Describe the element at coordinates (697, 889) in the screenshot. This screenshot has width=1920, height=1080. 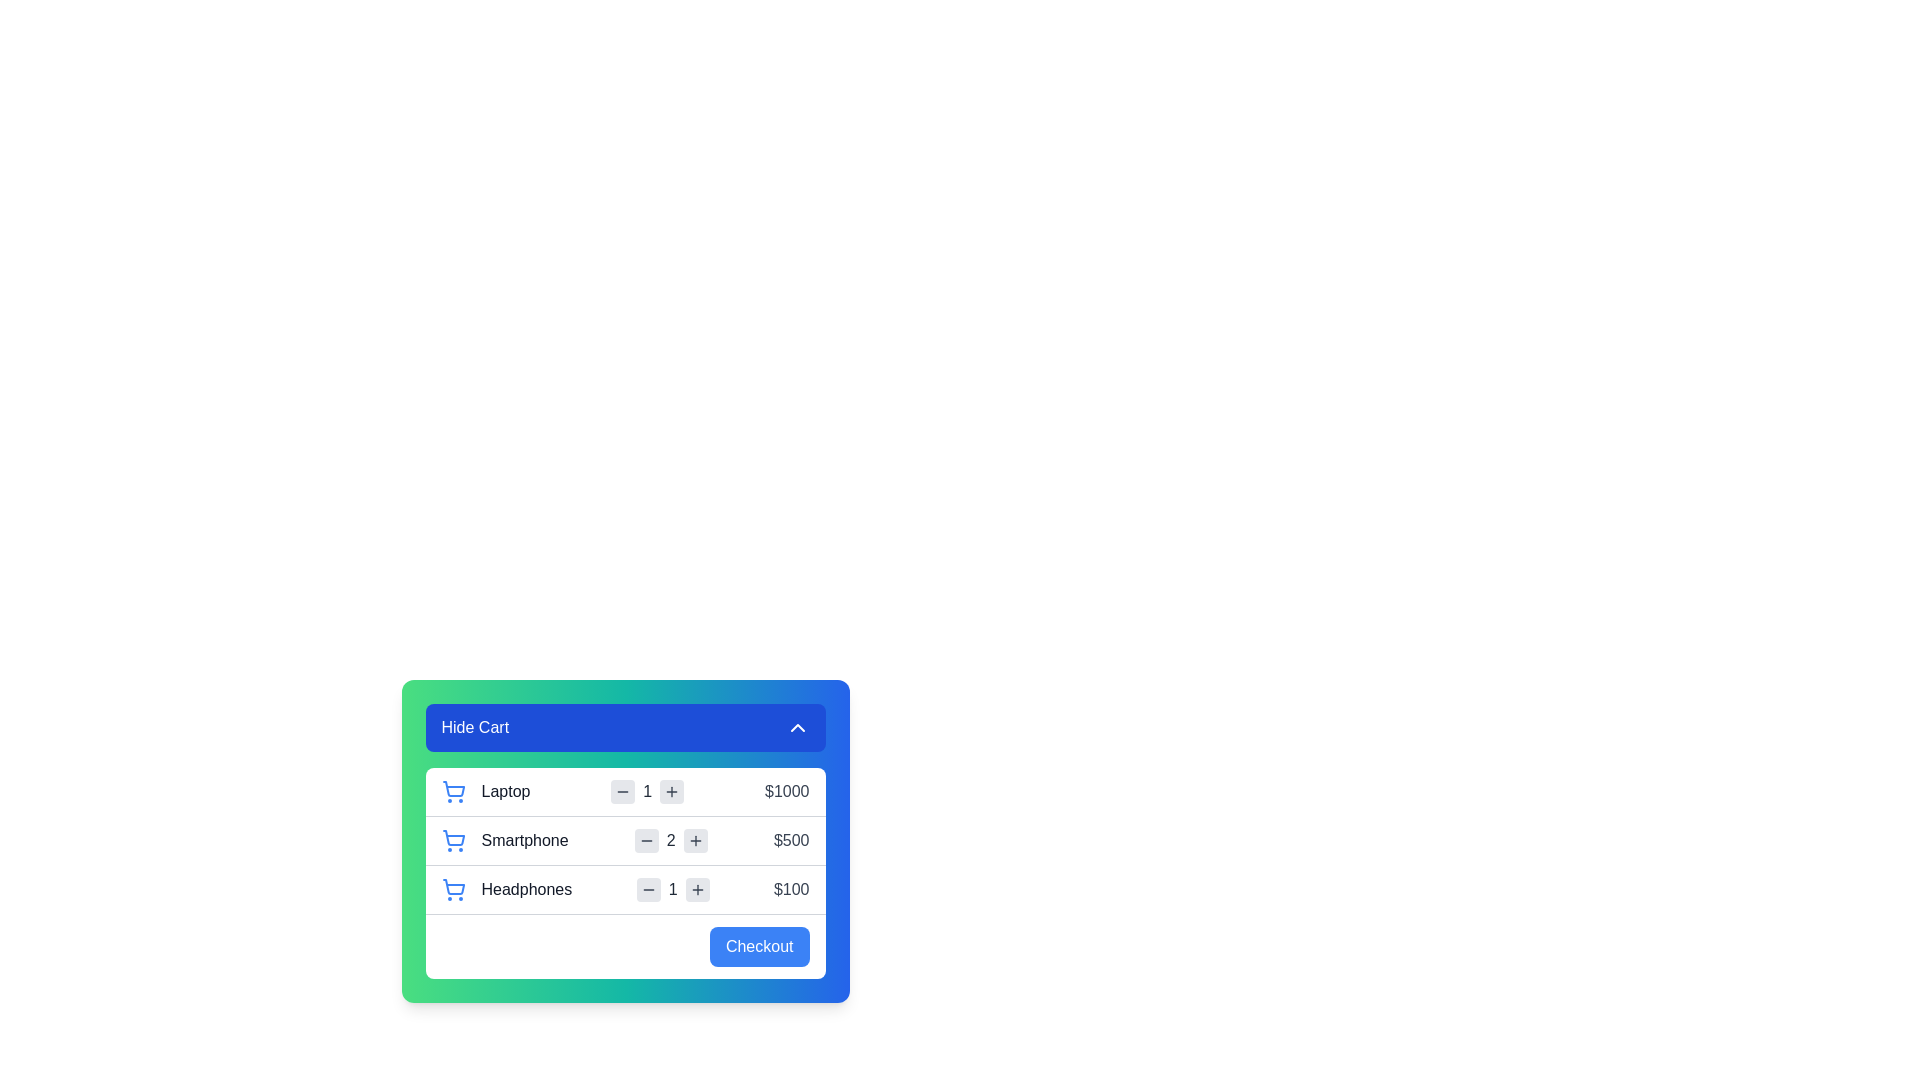
I see `the increment button for 'Headphones' to increase the item quantity in the shopping cart` at that location.